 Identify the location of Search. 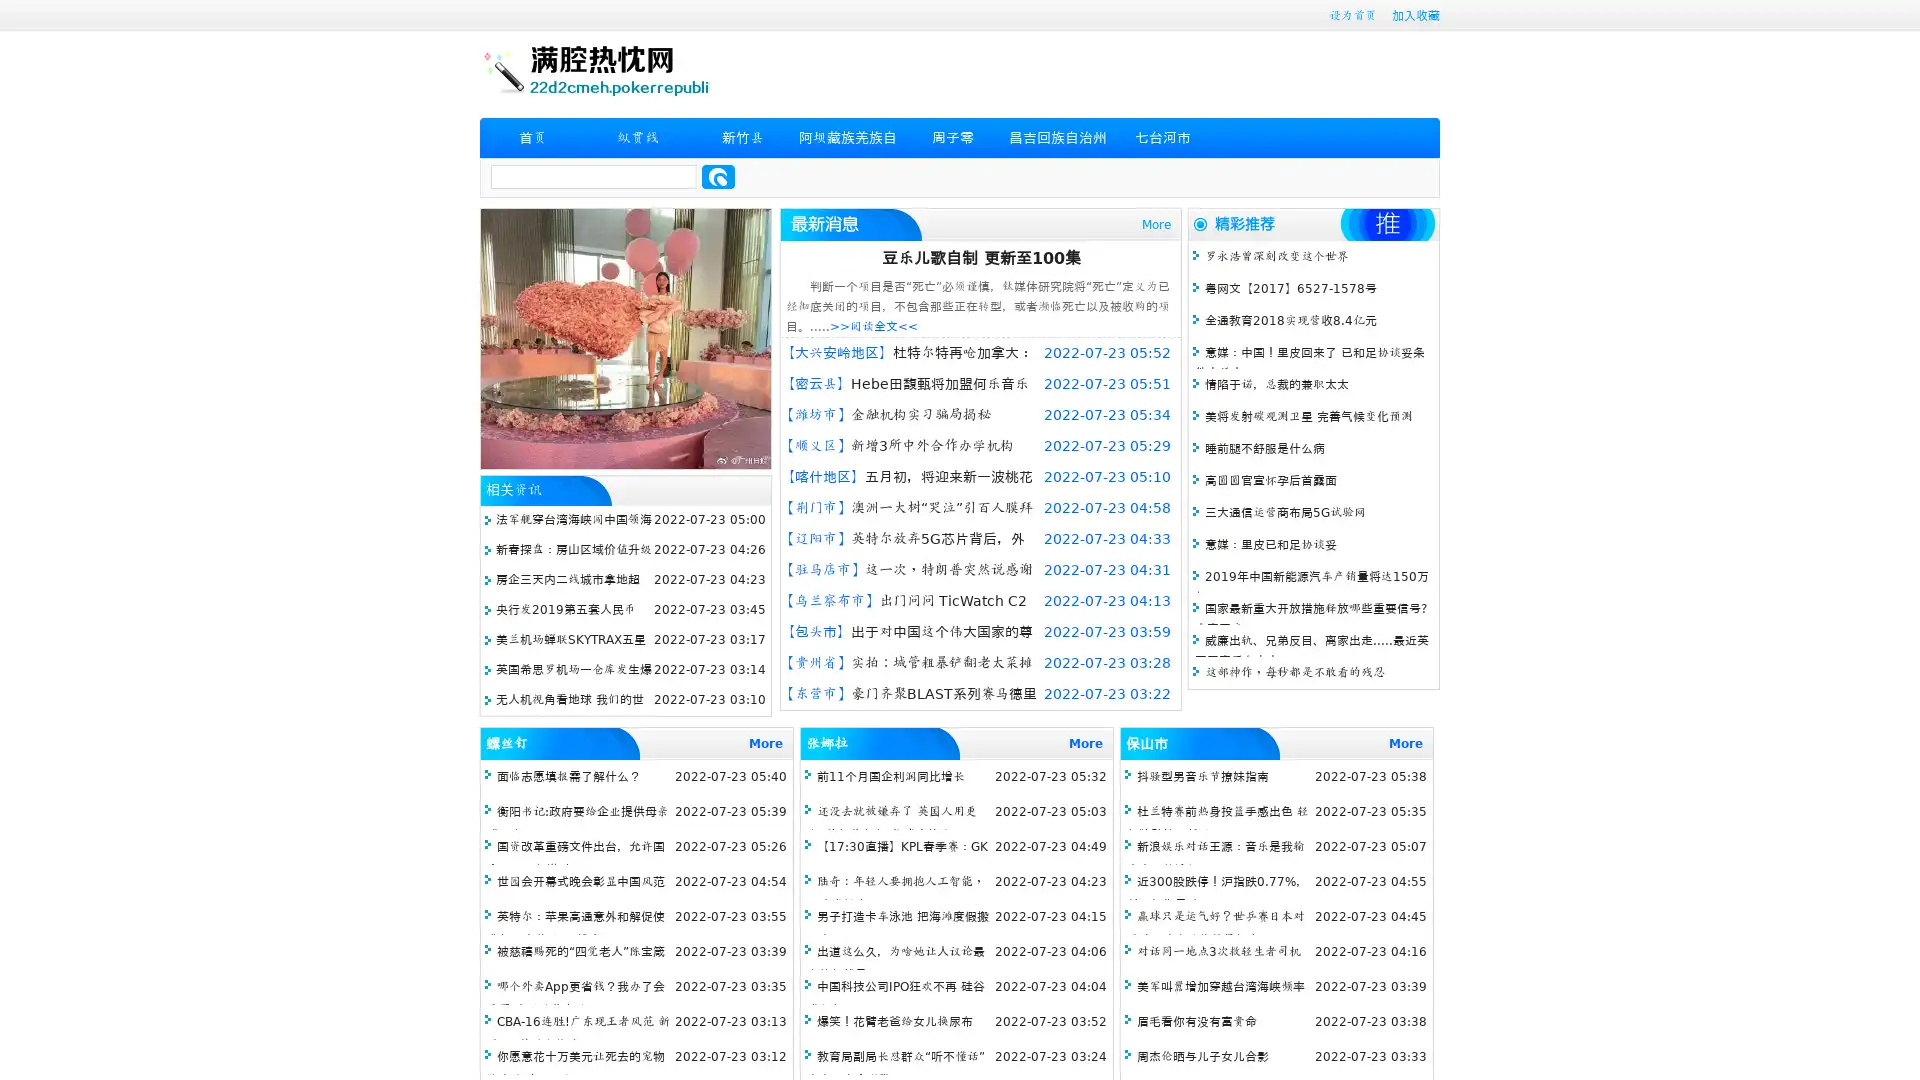
(718, 176).